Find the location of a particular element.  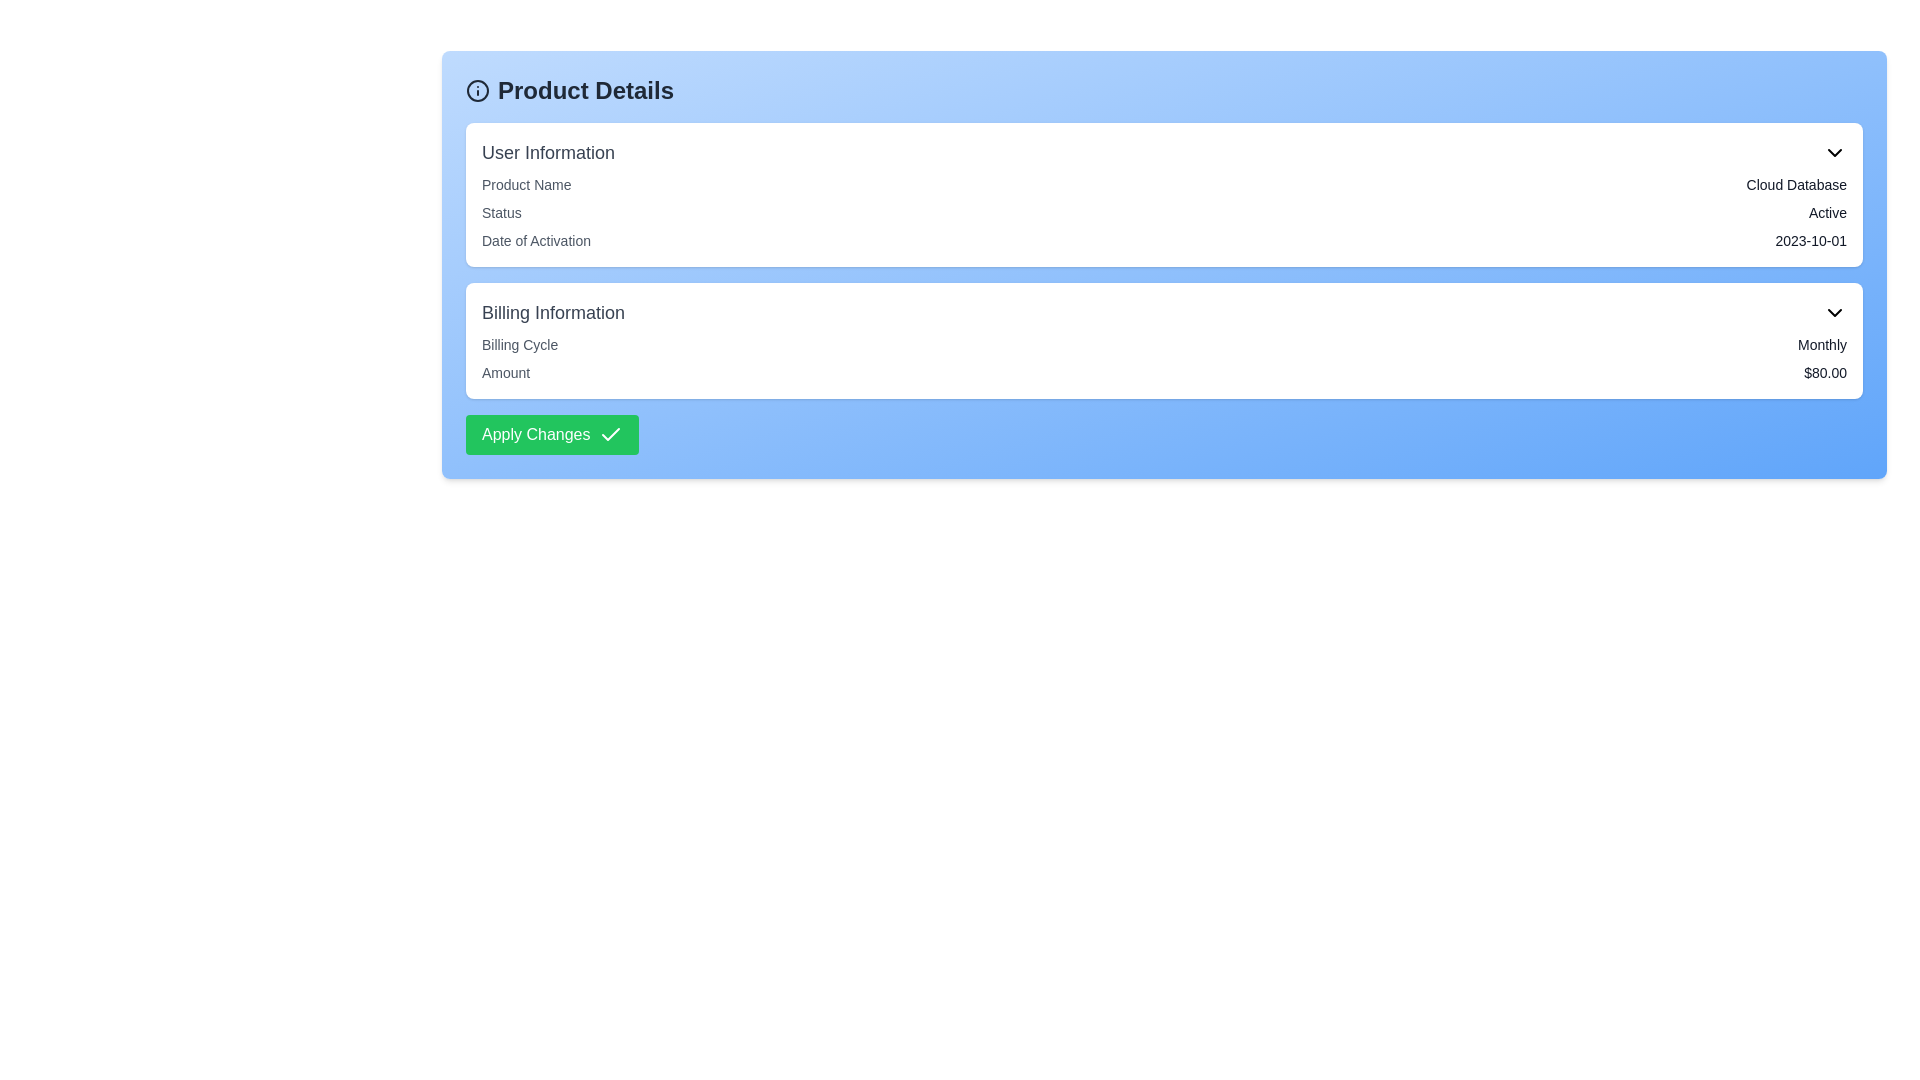

the chevron icon located in the top-right corner of the 'Billing Information' section is located at coordinates (1834, 312).